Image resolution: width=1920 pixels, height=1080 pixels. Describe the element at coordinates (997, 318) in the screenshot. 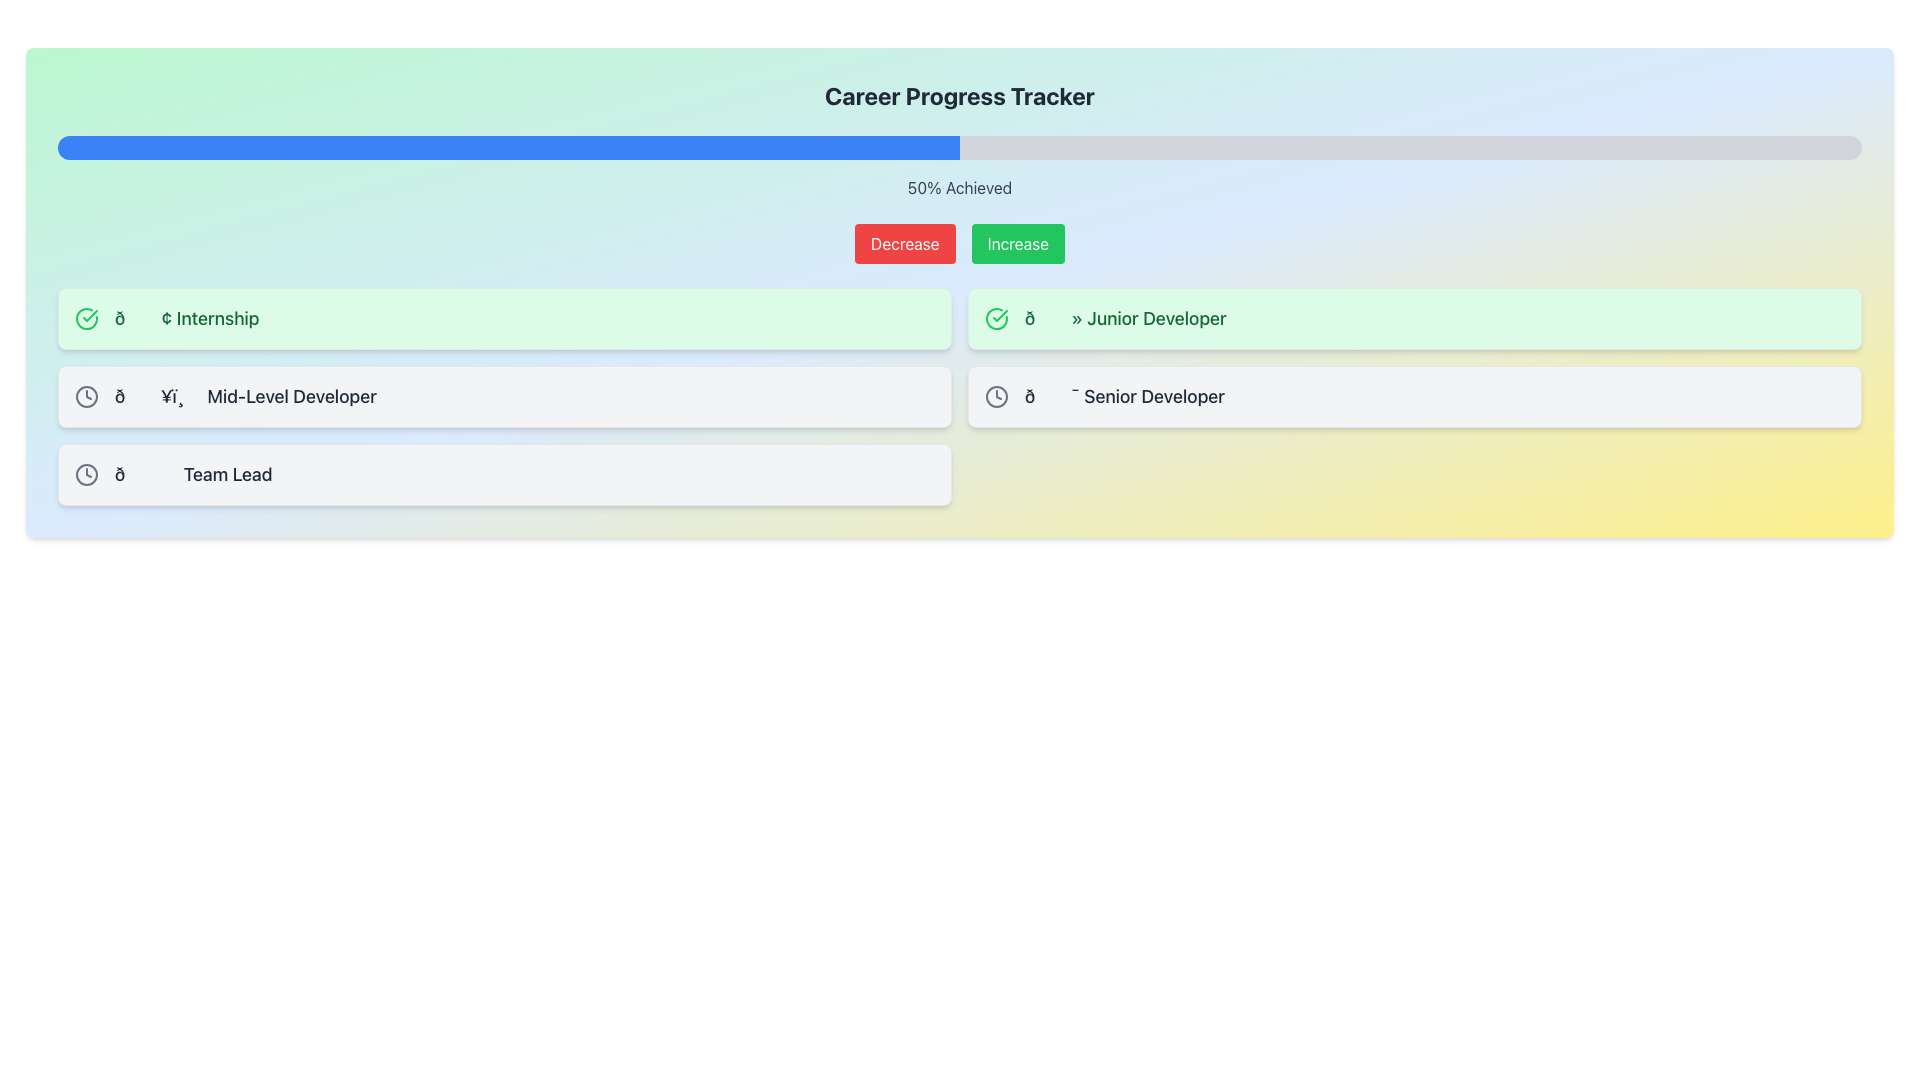

I see `the green circular check icon indicating confirmation, located in the 'Junior Developer' card in the second row, to the left of the role description` at that location.